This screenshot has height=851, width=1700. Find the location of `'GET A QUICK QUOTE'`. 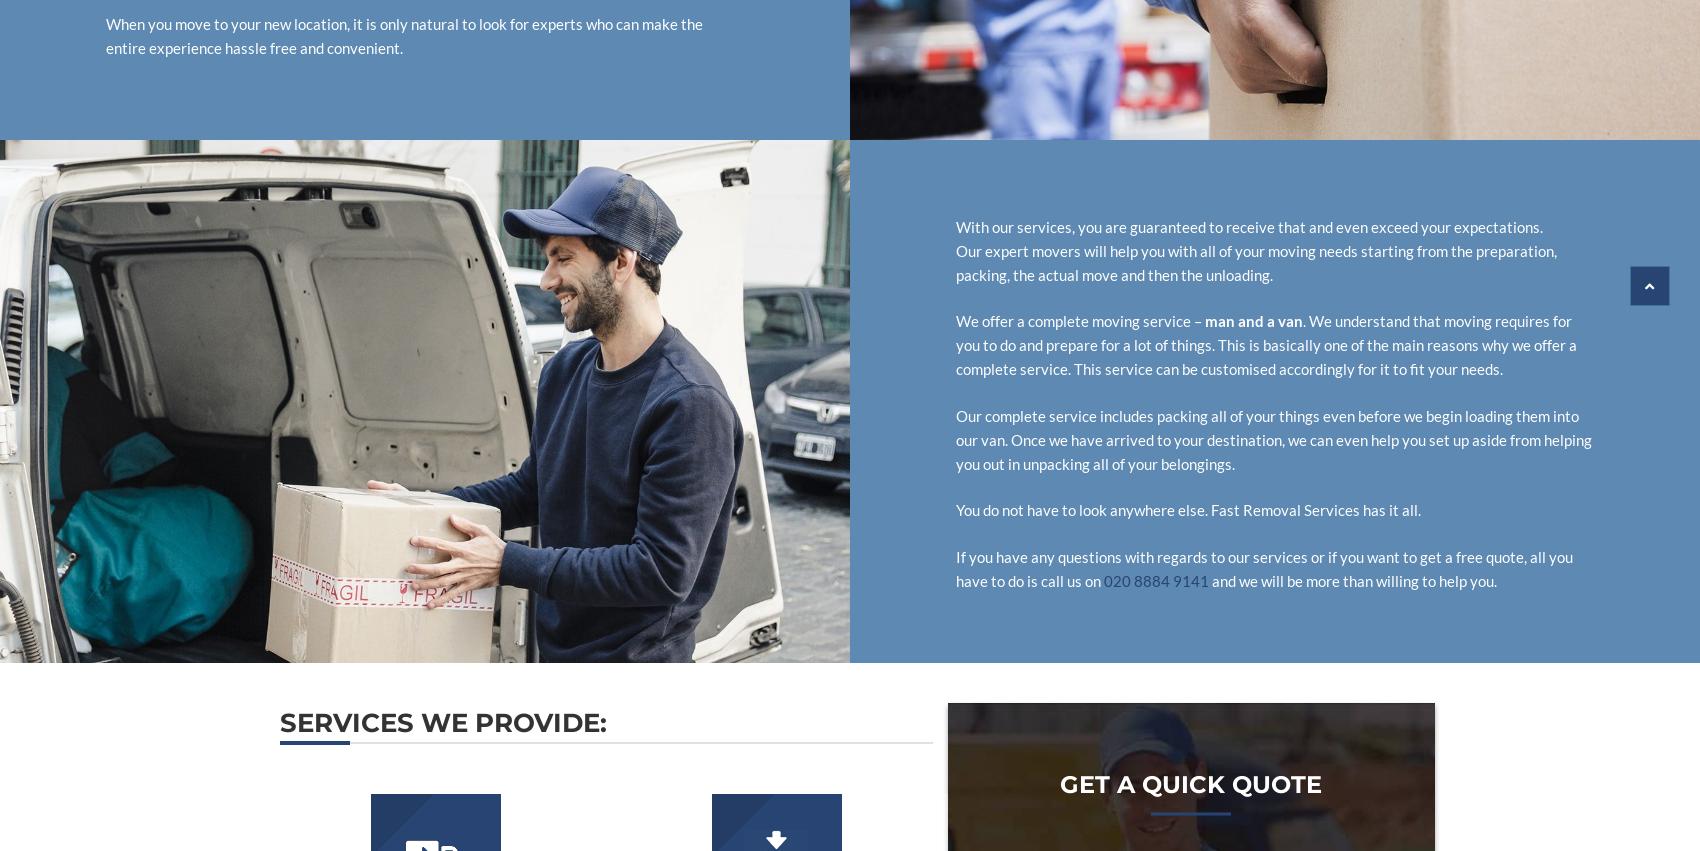

'GET A QUICK QUOTE' is located at coordinates (1190, 782).